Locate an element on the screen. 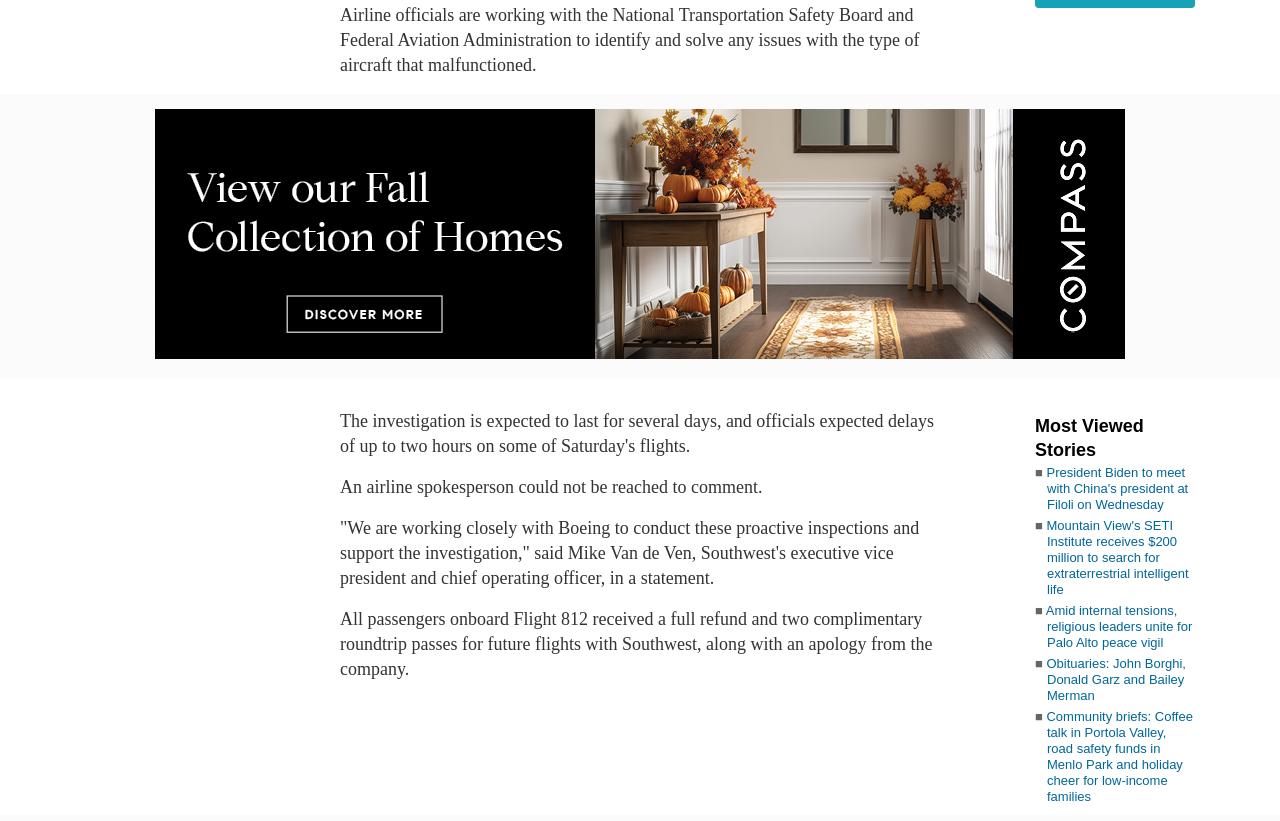 The height and width of the screenshot is (821, 1280). 'All passengers onboard Flight 812 received a full refund and two complimentary roundtrip passes for future flights with Southwest, along with an apology from the company.' is located at coordinates (635, 642).